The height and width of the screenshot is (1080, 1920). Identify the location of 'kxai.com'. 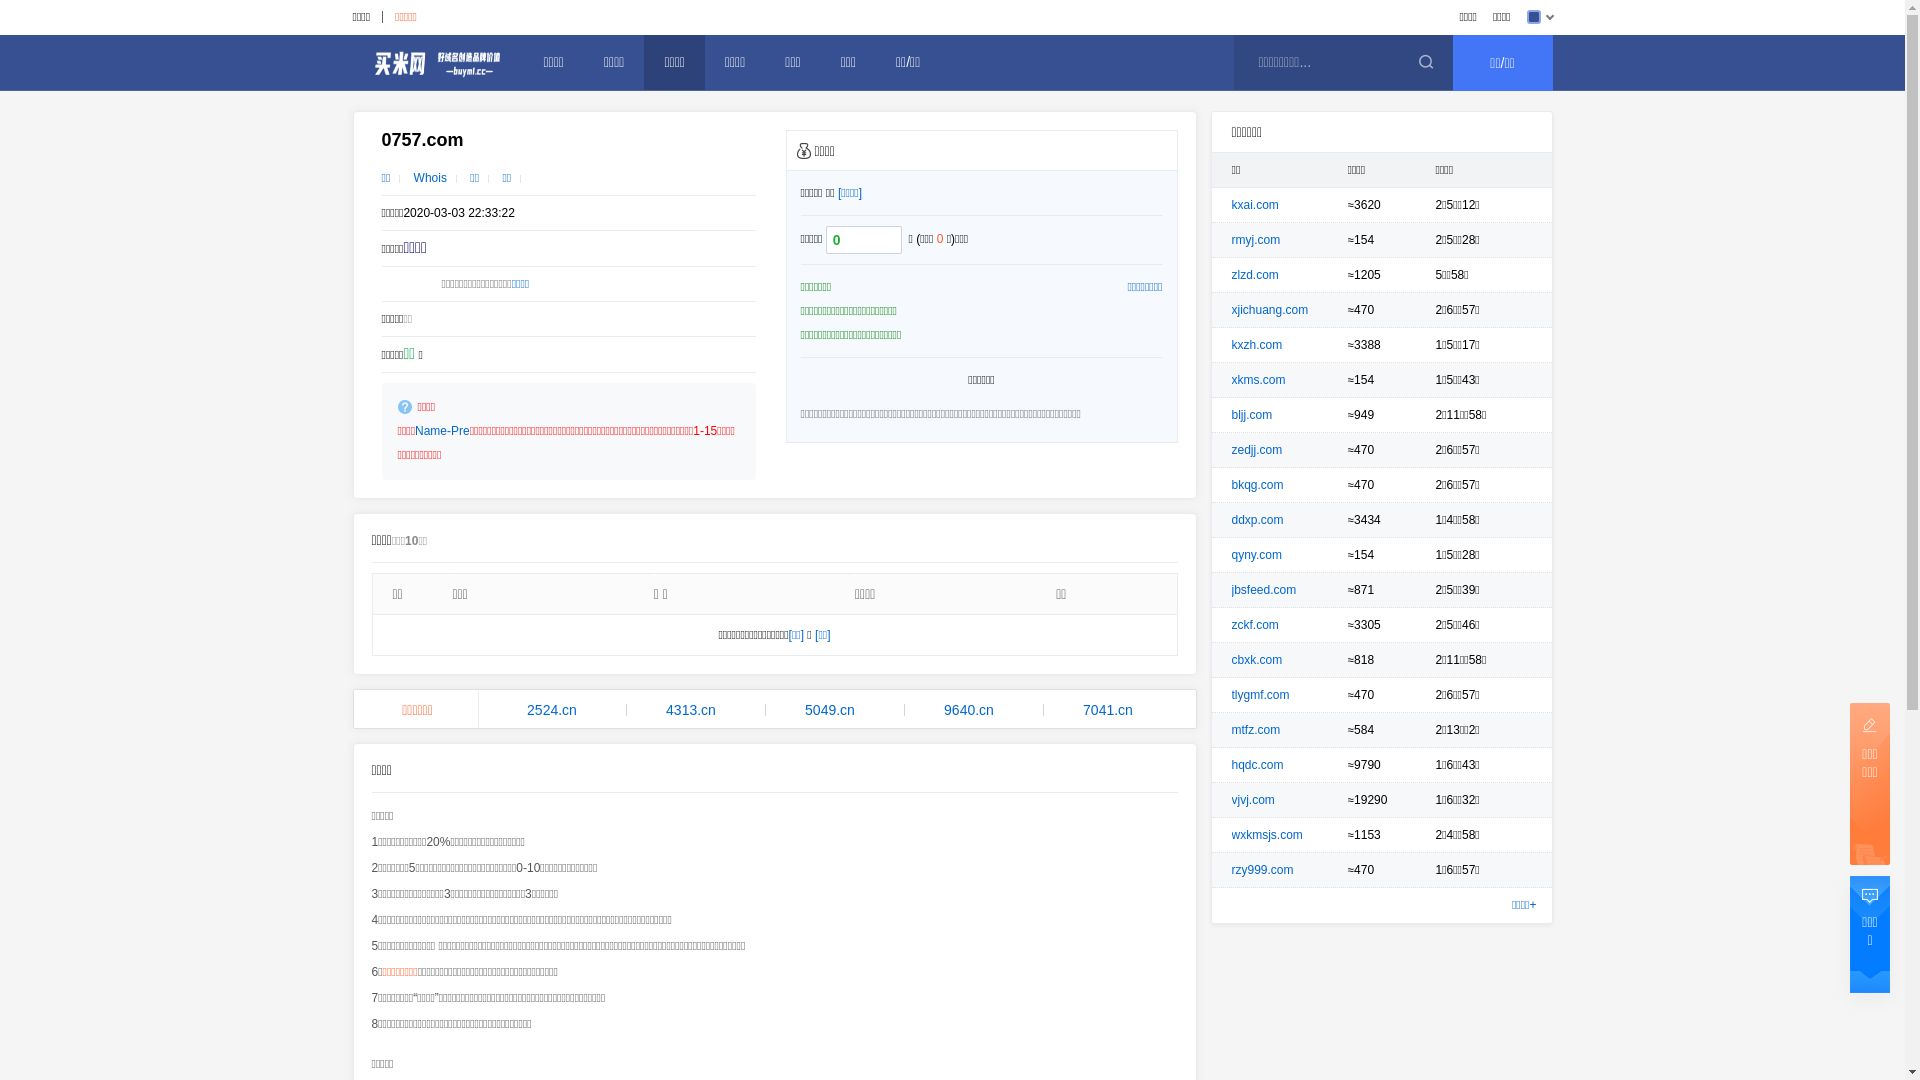
(1254, 204).